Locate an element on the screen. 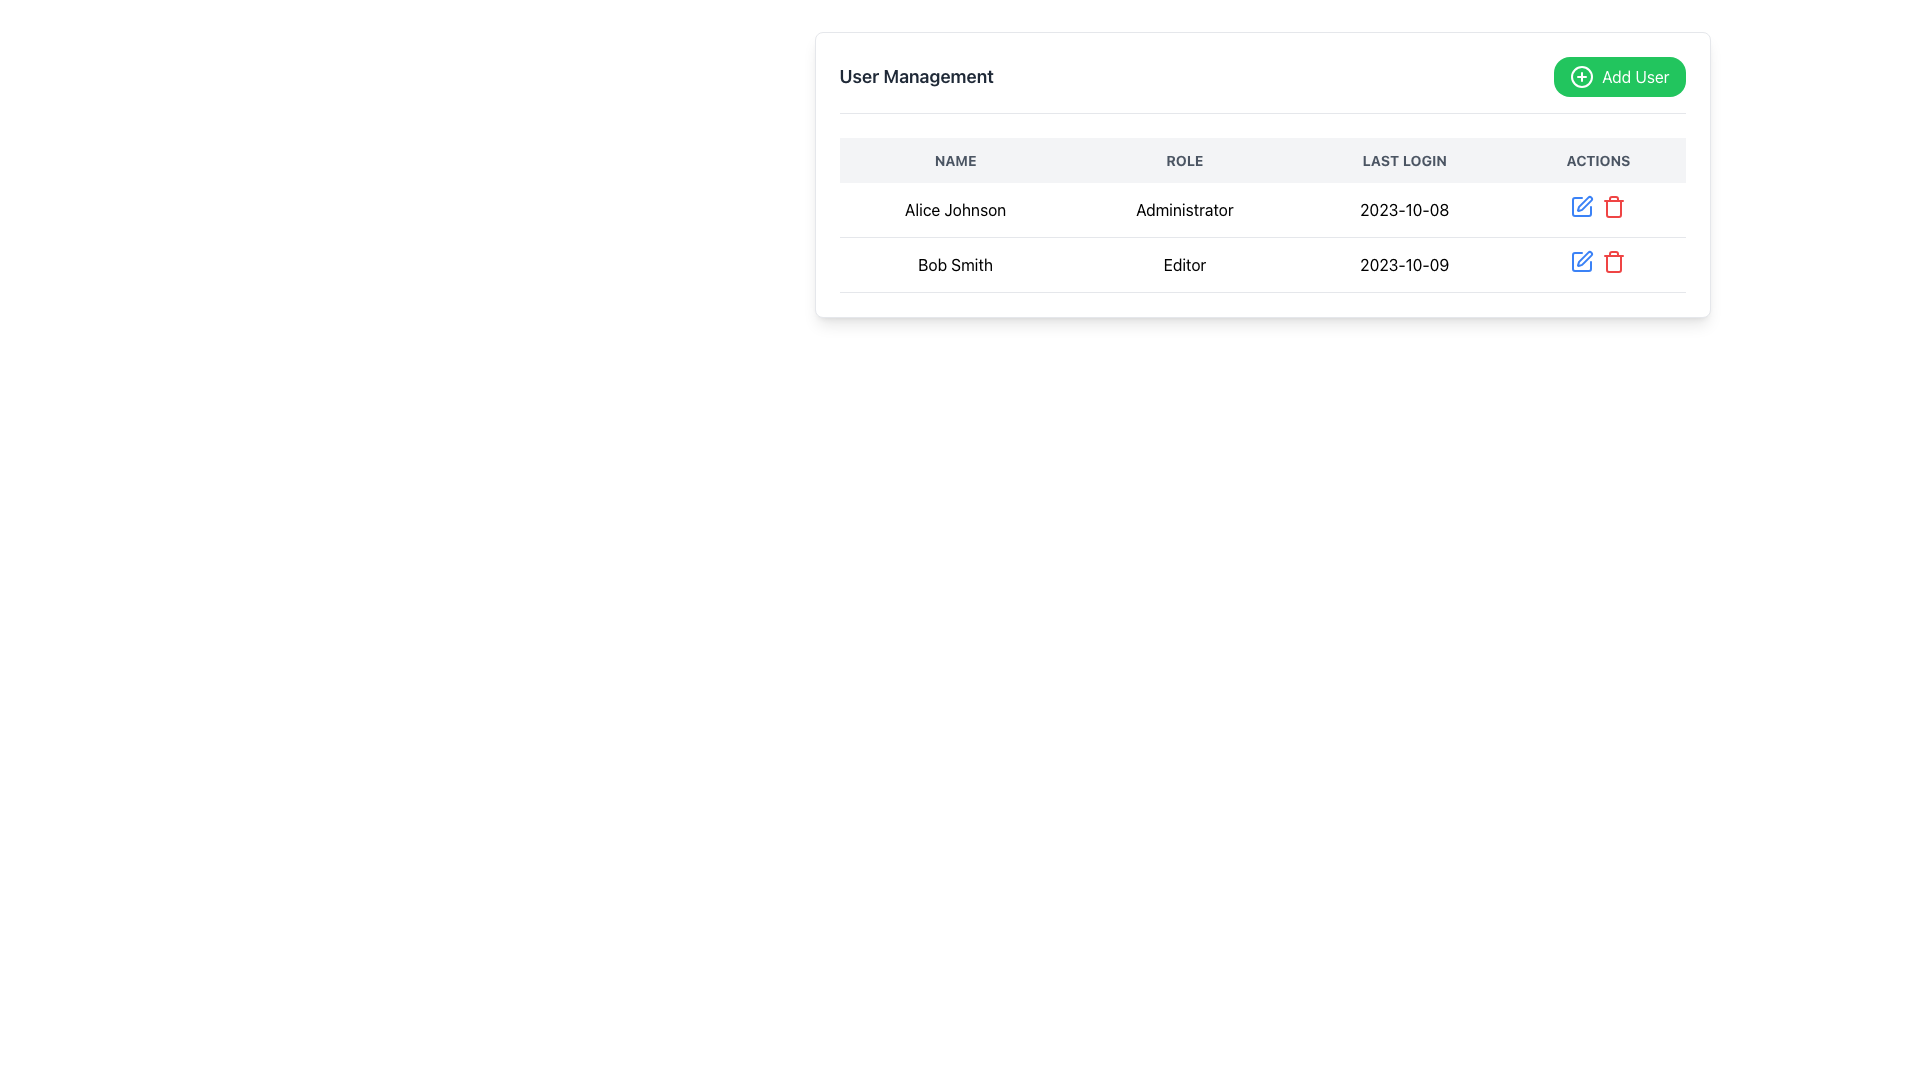  the green rounded button labeled 'Add User' with a plus sign icon in the top-right corner of the 'User Management' section to initiate user addition is located at coordinates (1619, 76).